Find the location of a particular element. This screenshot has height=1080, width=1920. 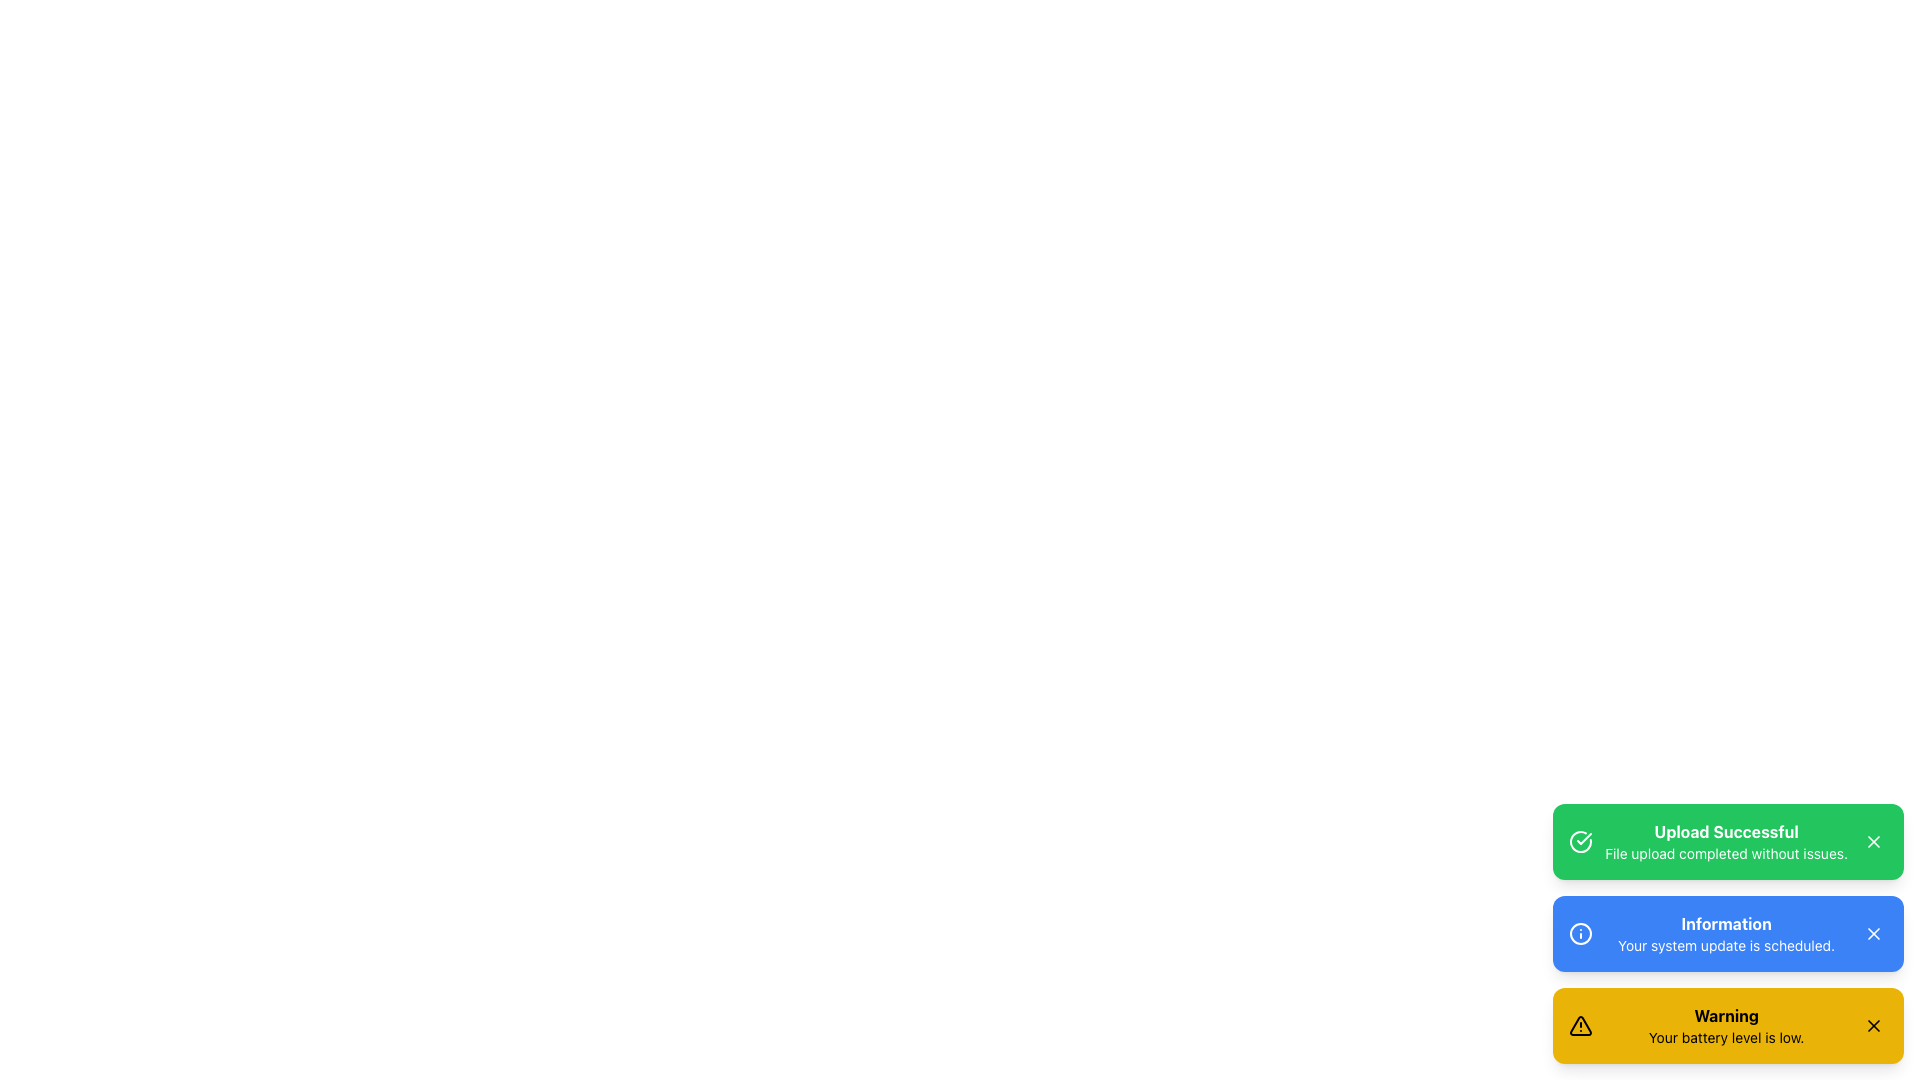

the close button located at the top-right corner of the 'Upload Successful' notification card is located at coordinates (1872, 841).